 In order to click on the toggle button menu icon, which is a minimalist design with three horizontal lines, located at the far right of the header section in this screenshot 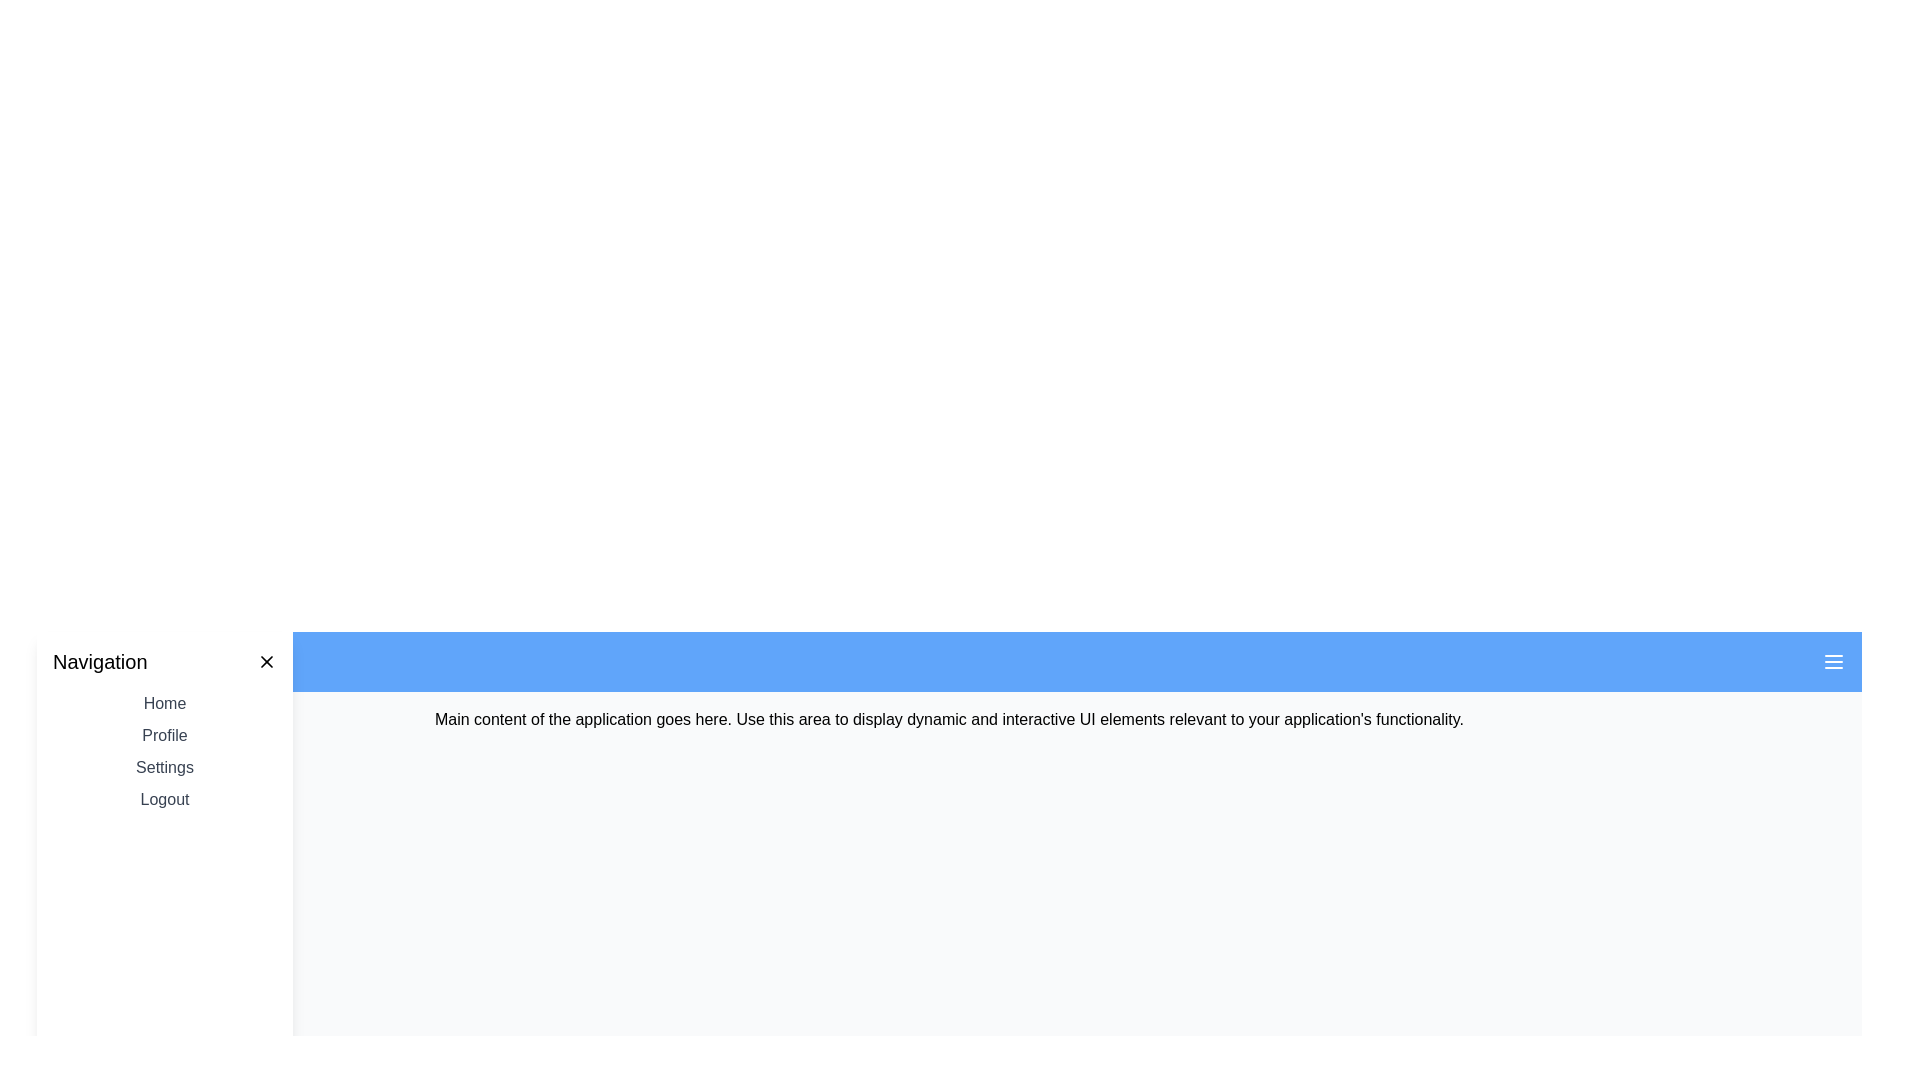, I will do `click(1833, 662)`.